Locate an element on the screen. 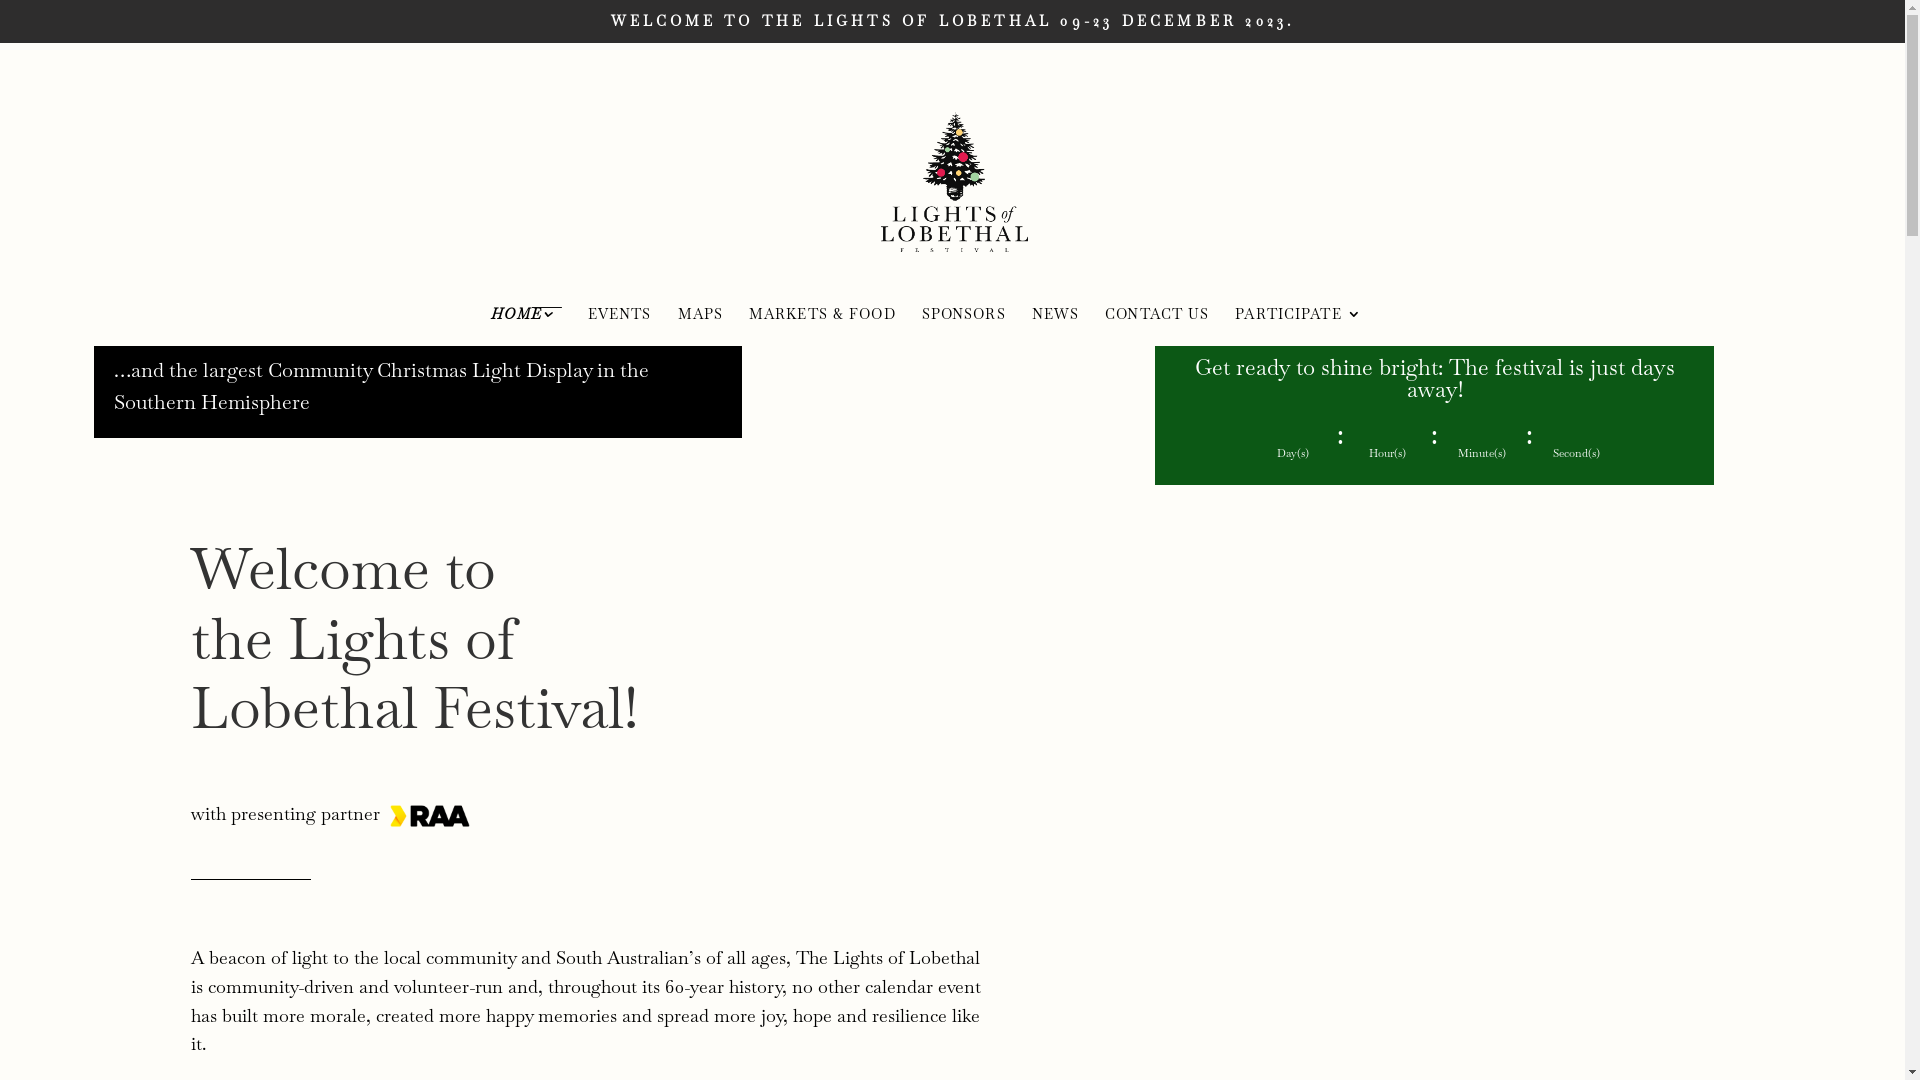  'EVENTS' is located at coordinates (618, 325).